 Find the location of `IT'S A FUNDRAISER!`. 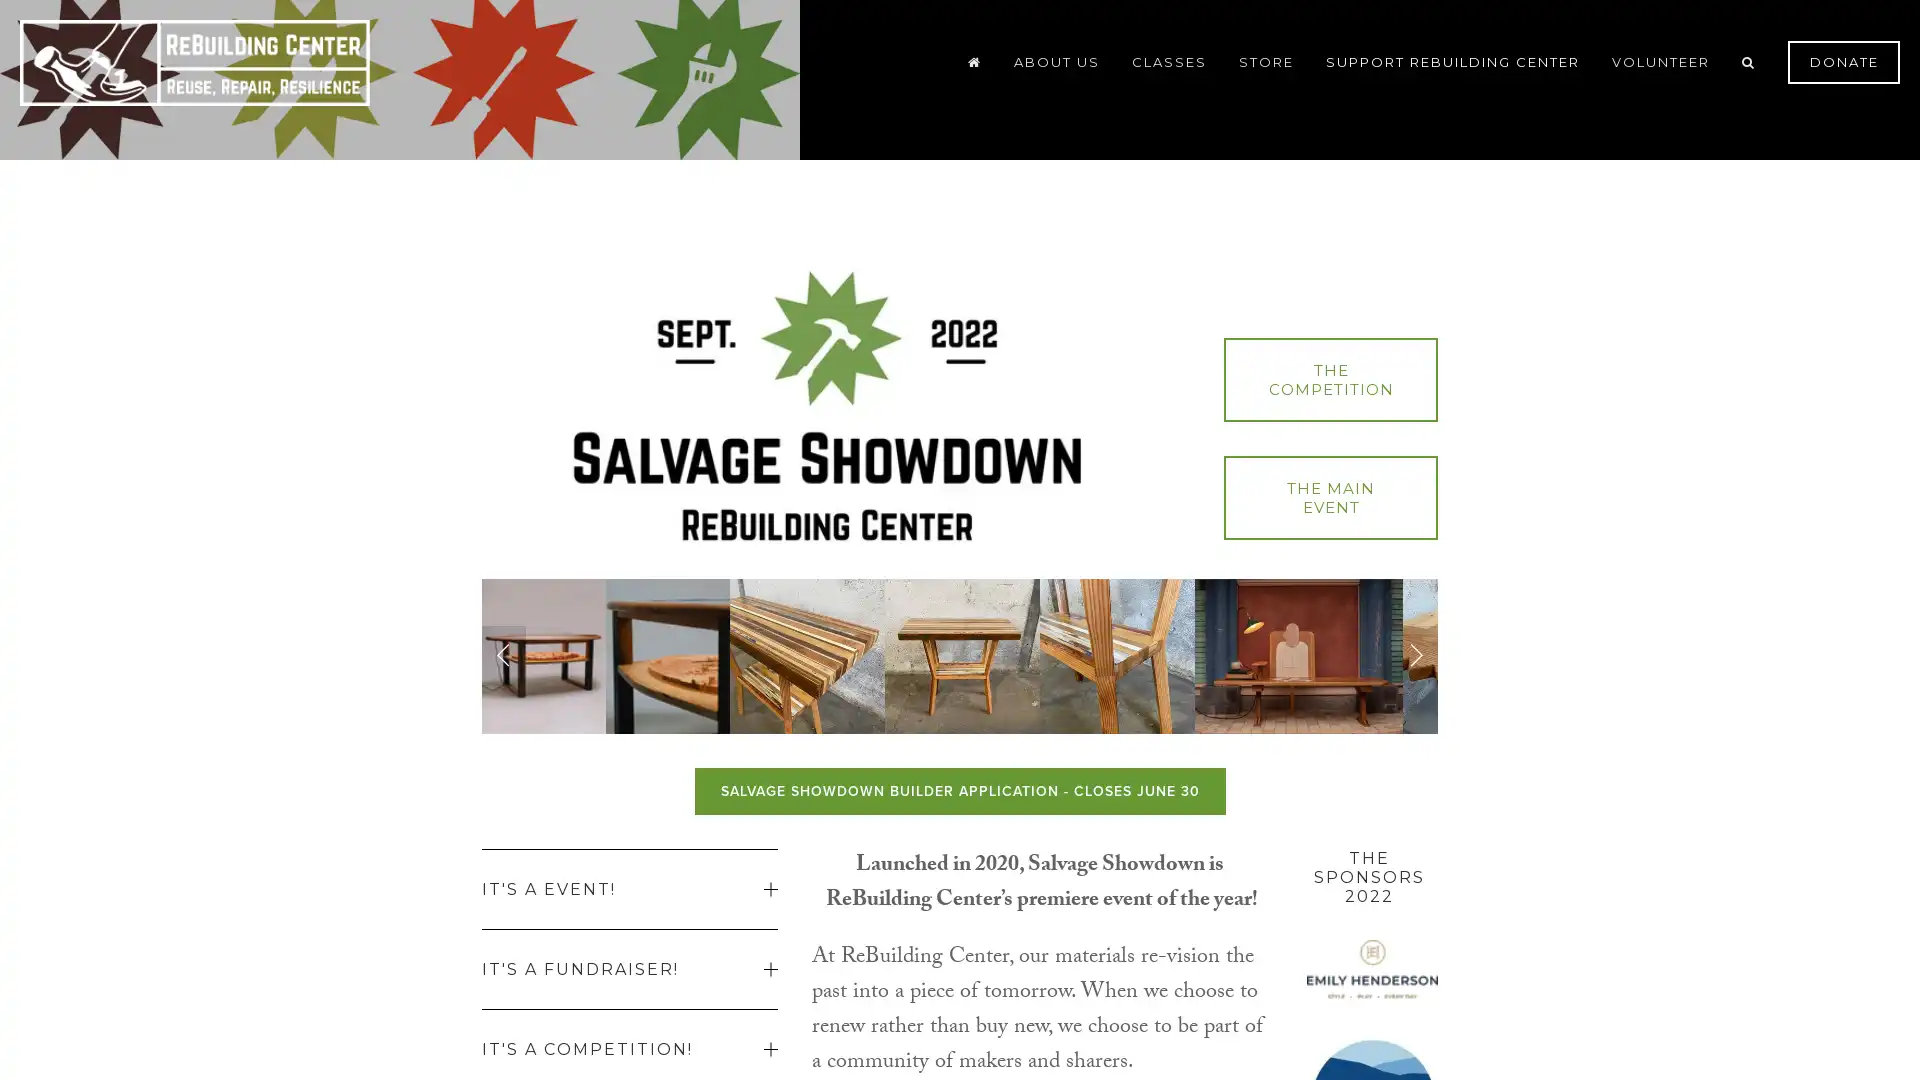

IT'S A FUNDRAISER! is located at coordinates (628, 967).